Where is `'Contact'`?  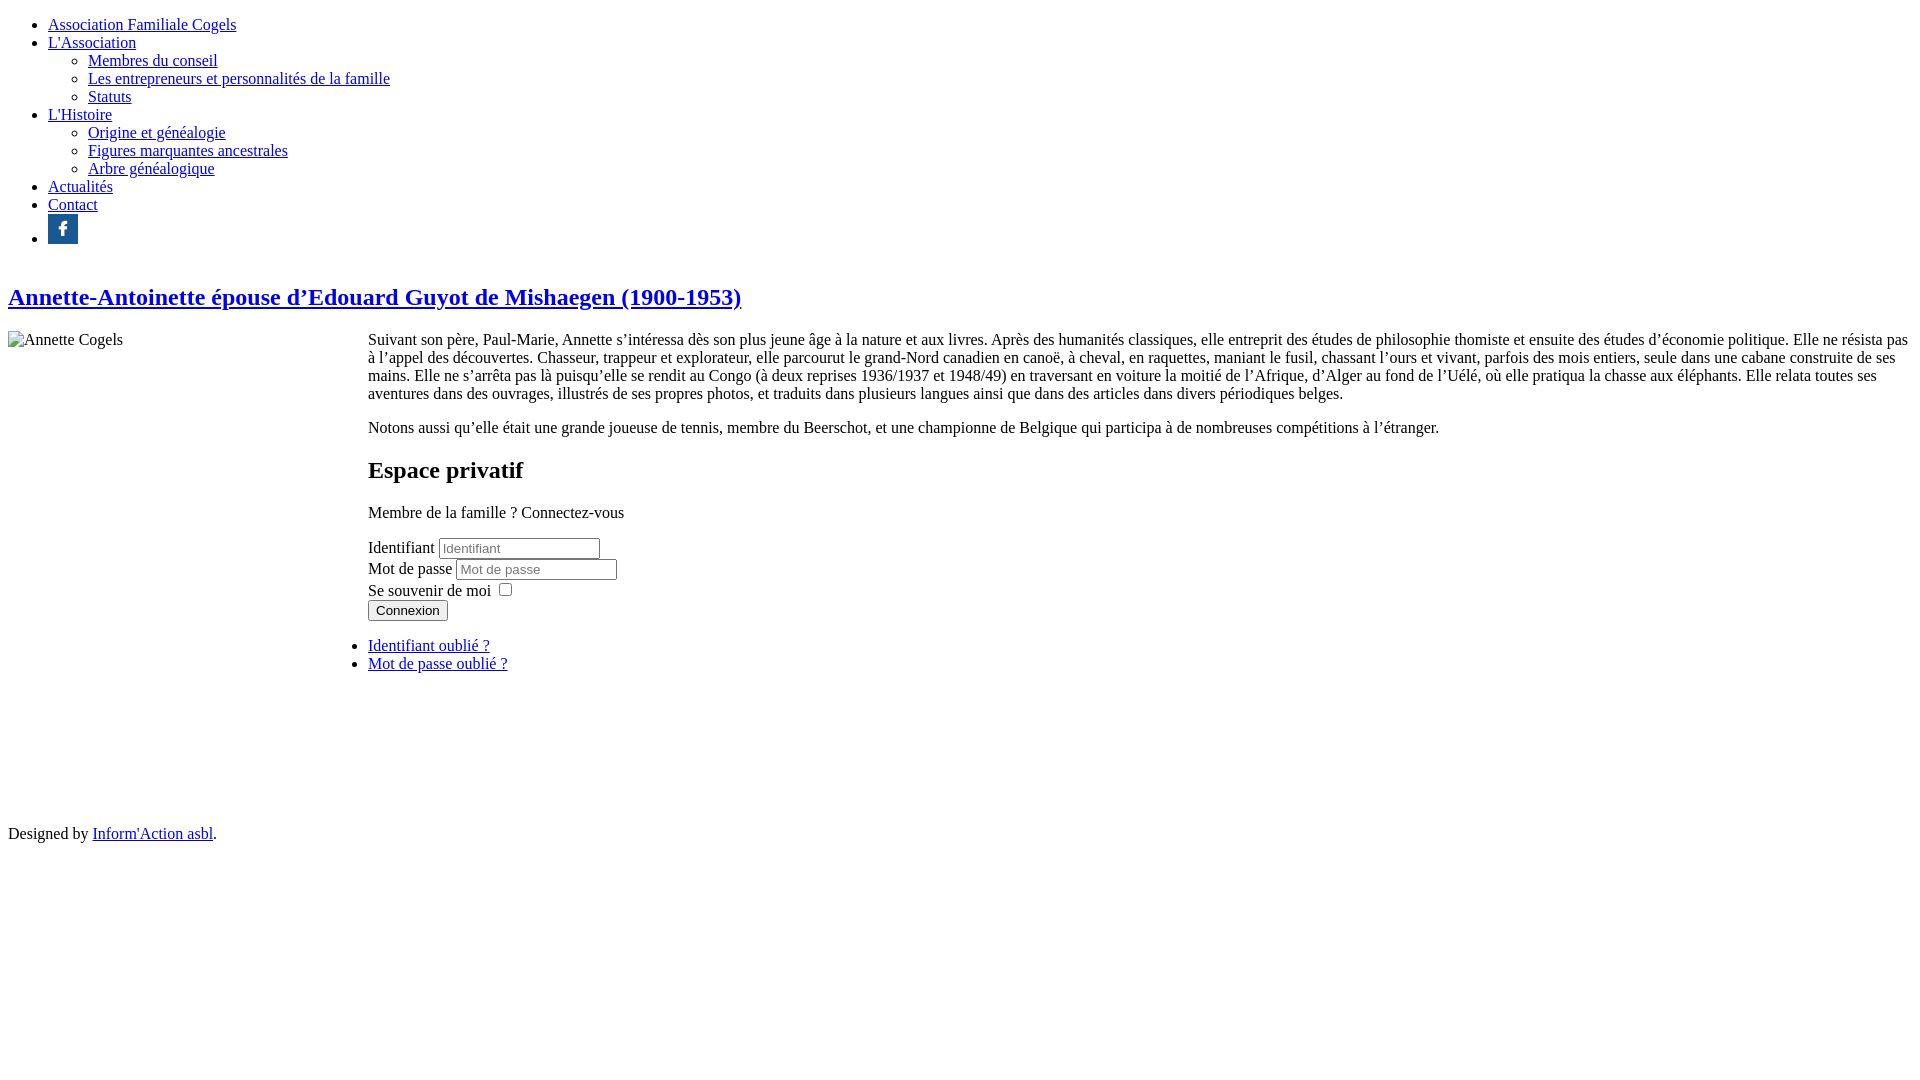 'Contact' is located at coordinates (48, 204).